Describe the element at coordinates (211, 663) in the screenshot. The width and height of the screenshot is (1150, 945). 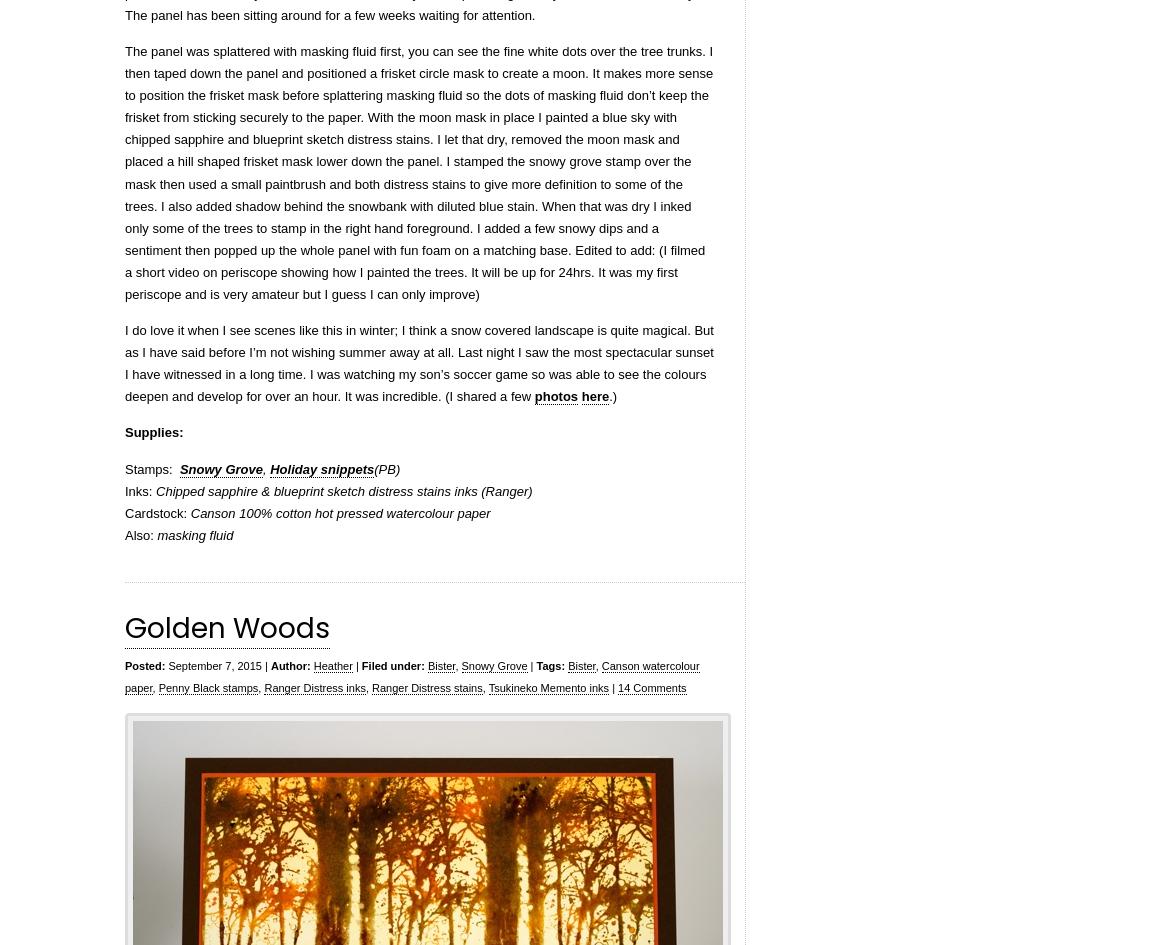
I see `'September 7, 2015'` at that location.